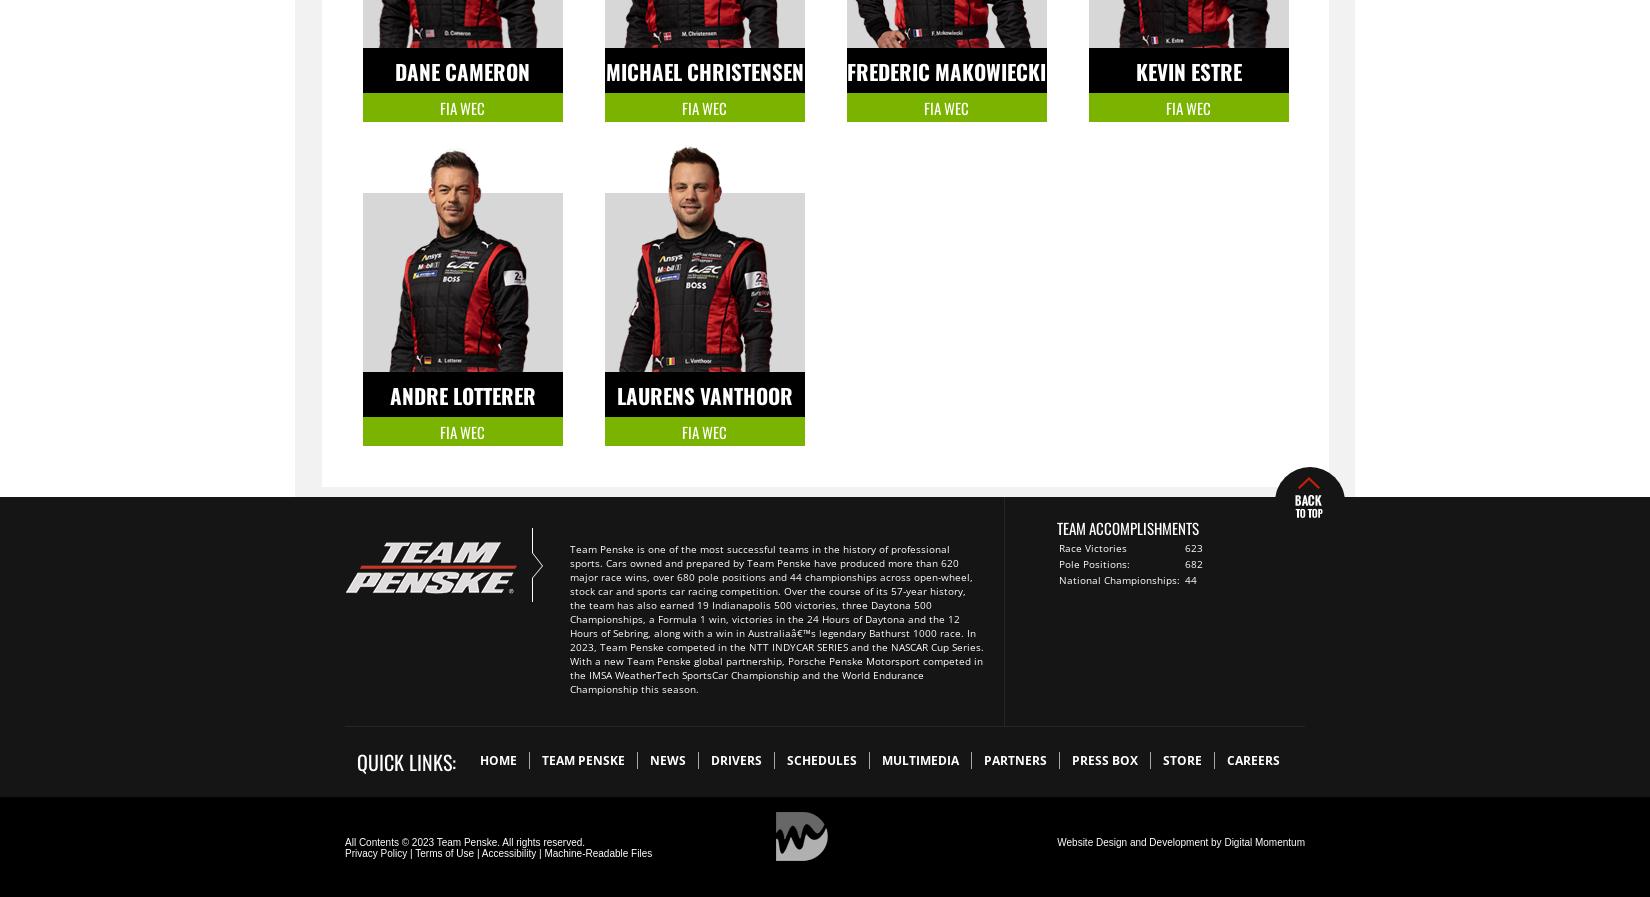  I want to click on 'News', so click(666, 760).